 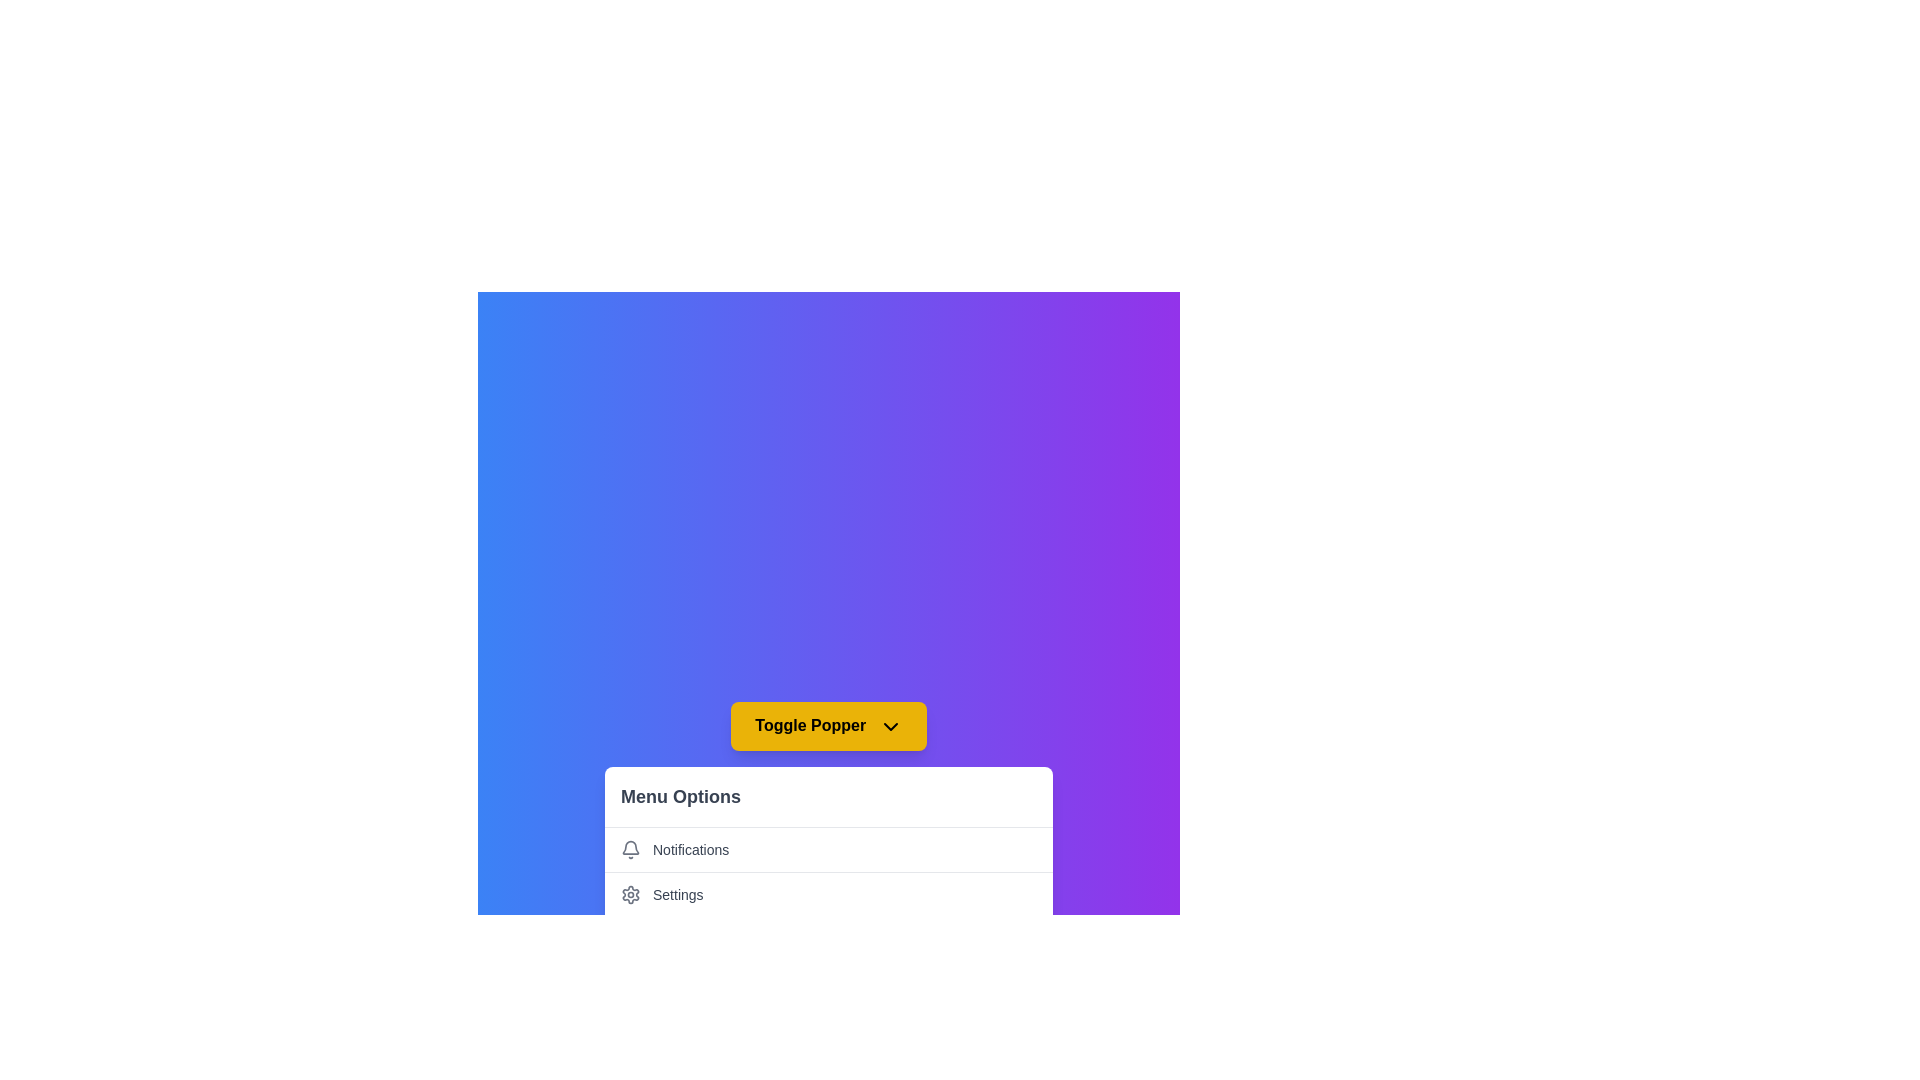 I want to click on text of the second item in the menu list, which is a Text Label located to the right of a bell icon and below the 'Menu Options' header, so click(x=691, y=849).